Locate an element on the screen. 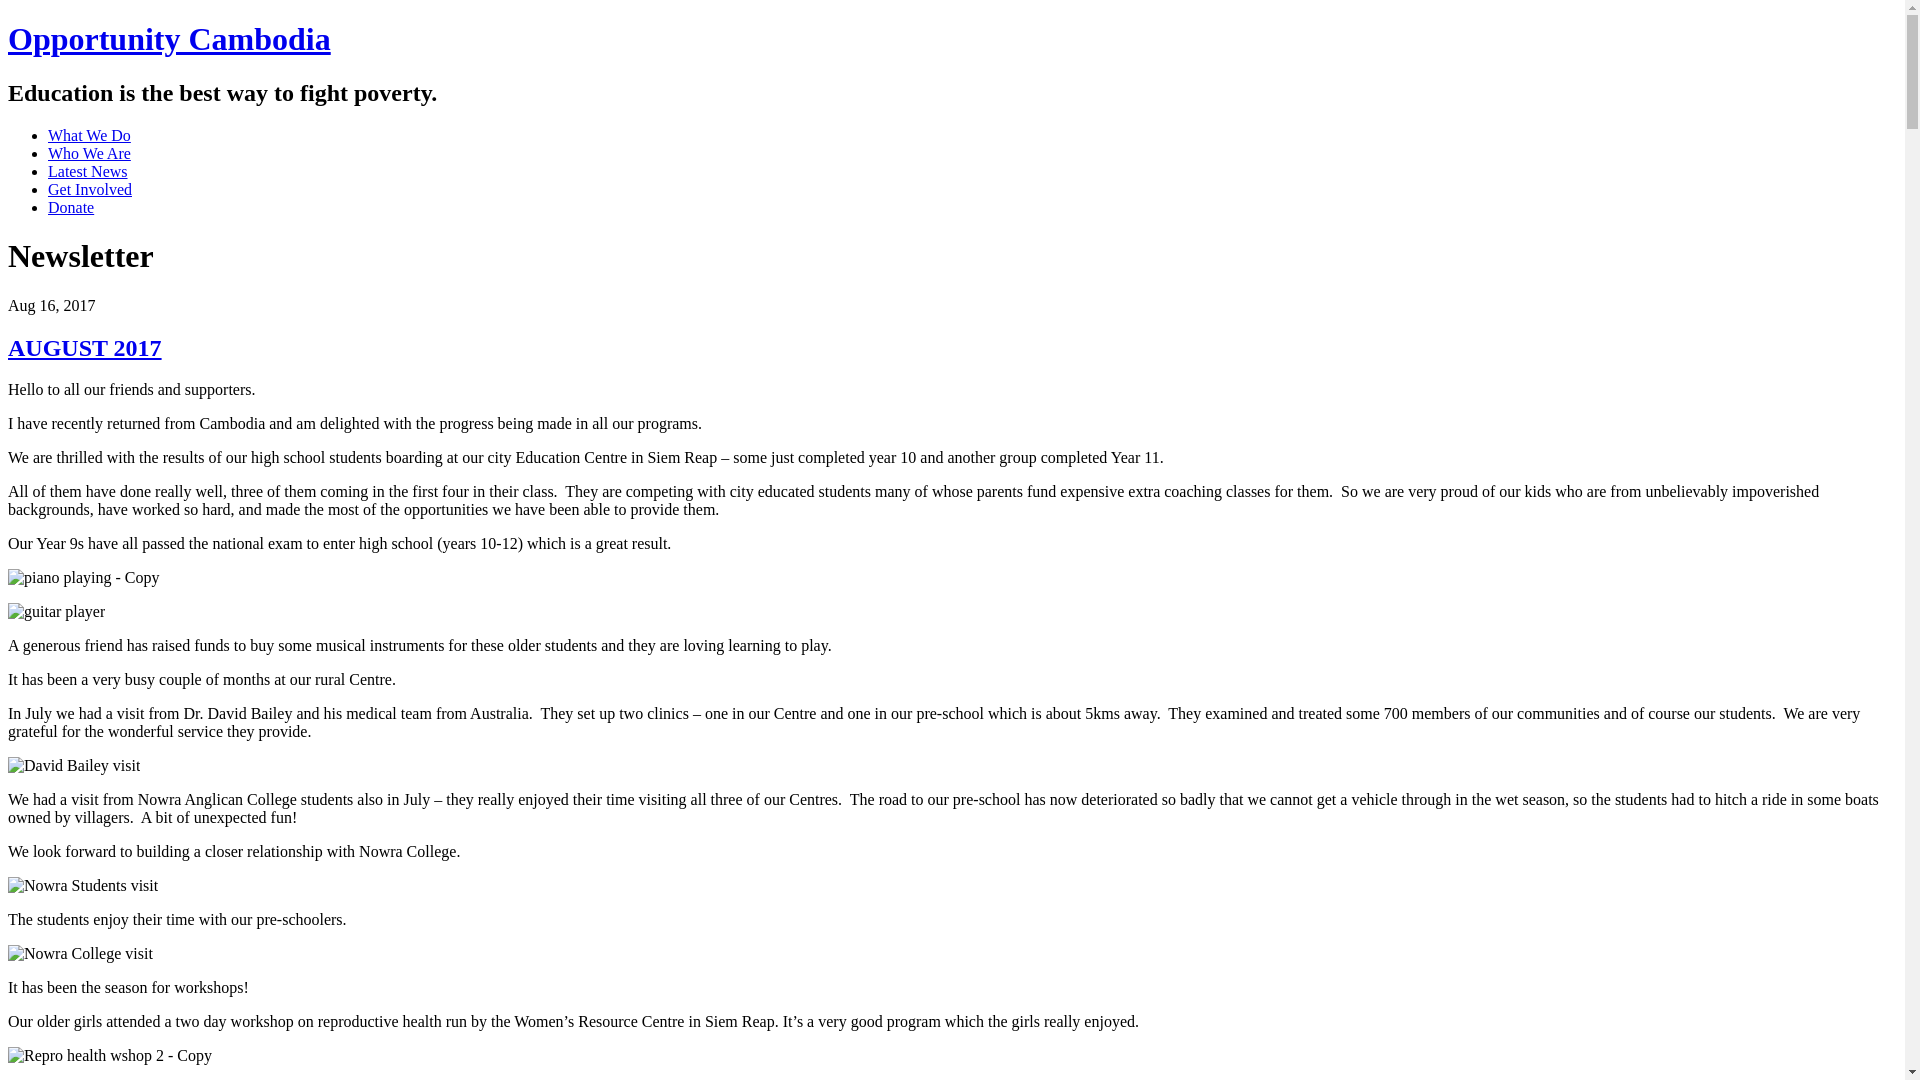 The width and height of the screenshot is (1920, 1080). 'Opportunity Cambodia' is located at coordinates (169, 38).